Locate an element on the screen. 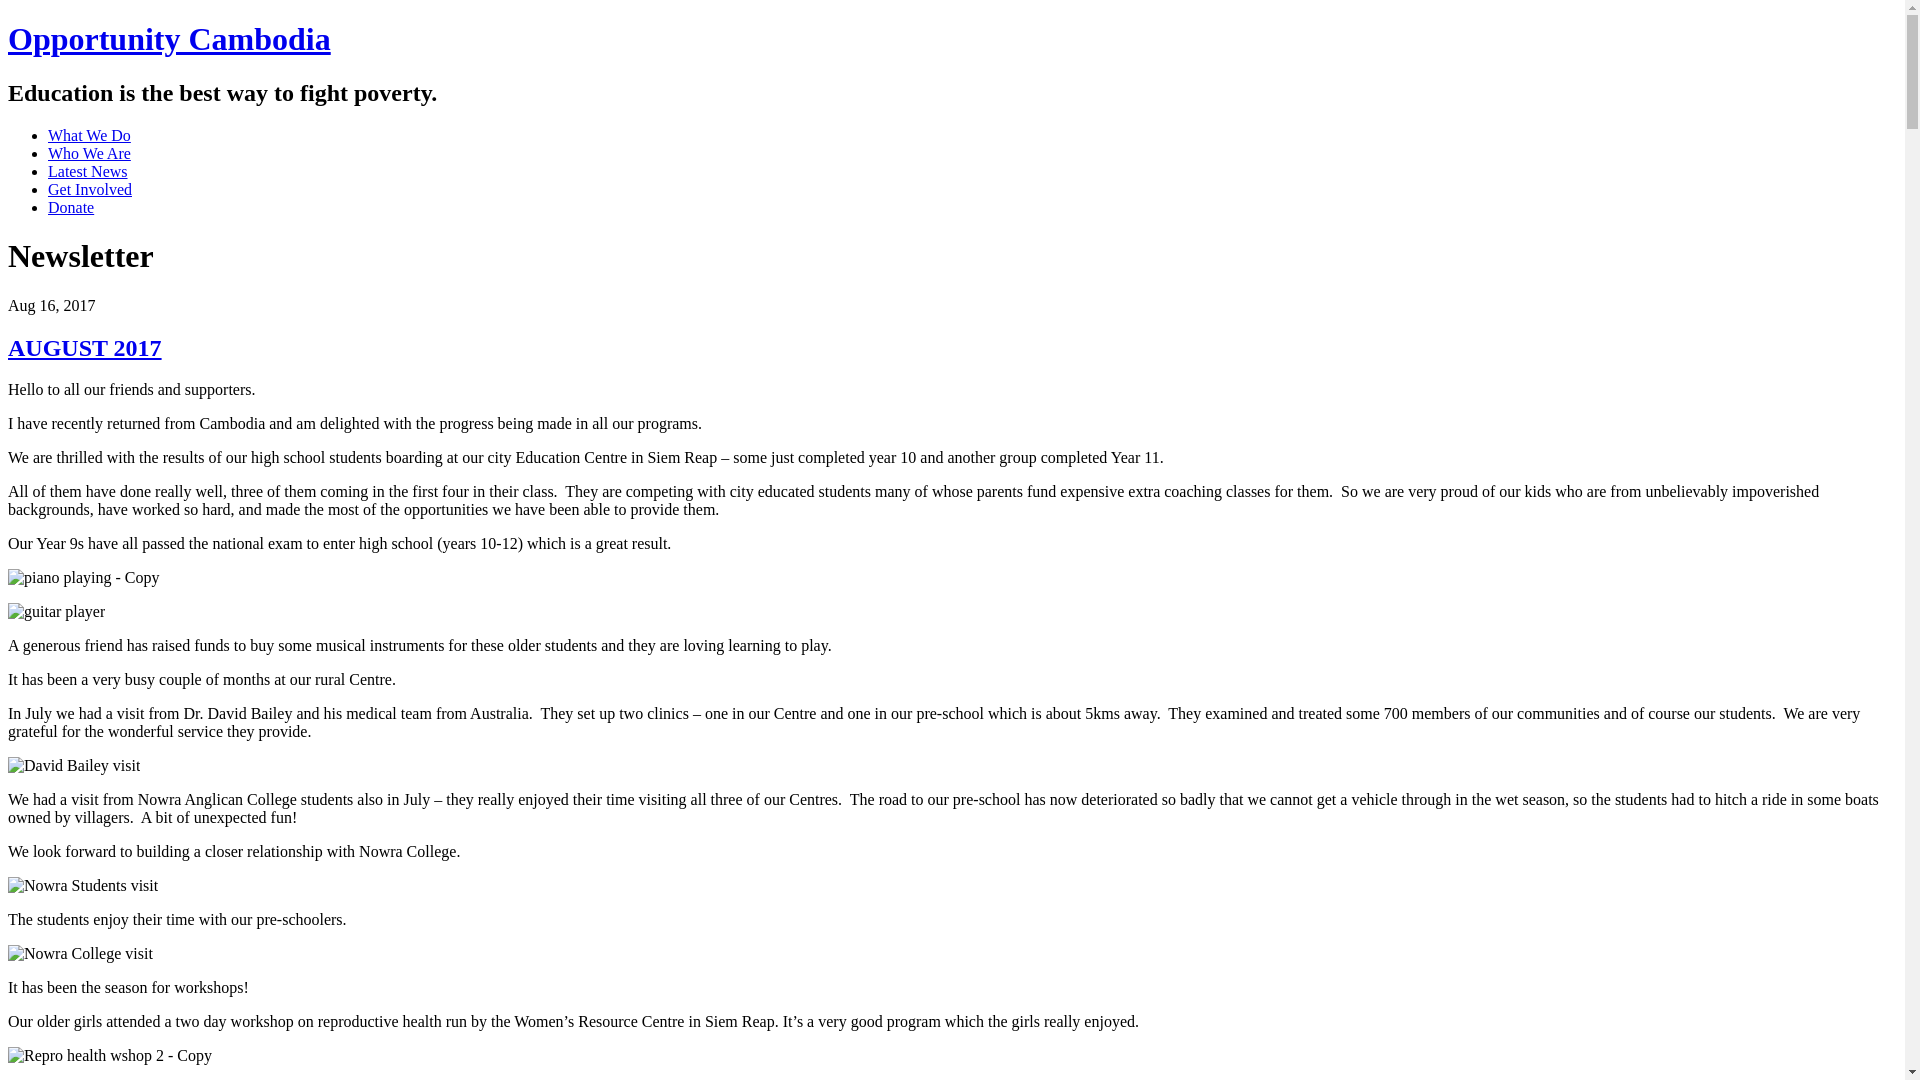 The width and height of the screenshot is (1920, 1080). 'Opportunity Cambodia' is located at coordinates (169, 38).